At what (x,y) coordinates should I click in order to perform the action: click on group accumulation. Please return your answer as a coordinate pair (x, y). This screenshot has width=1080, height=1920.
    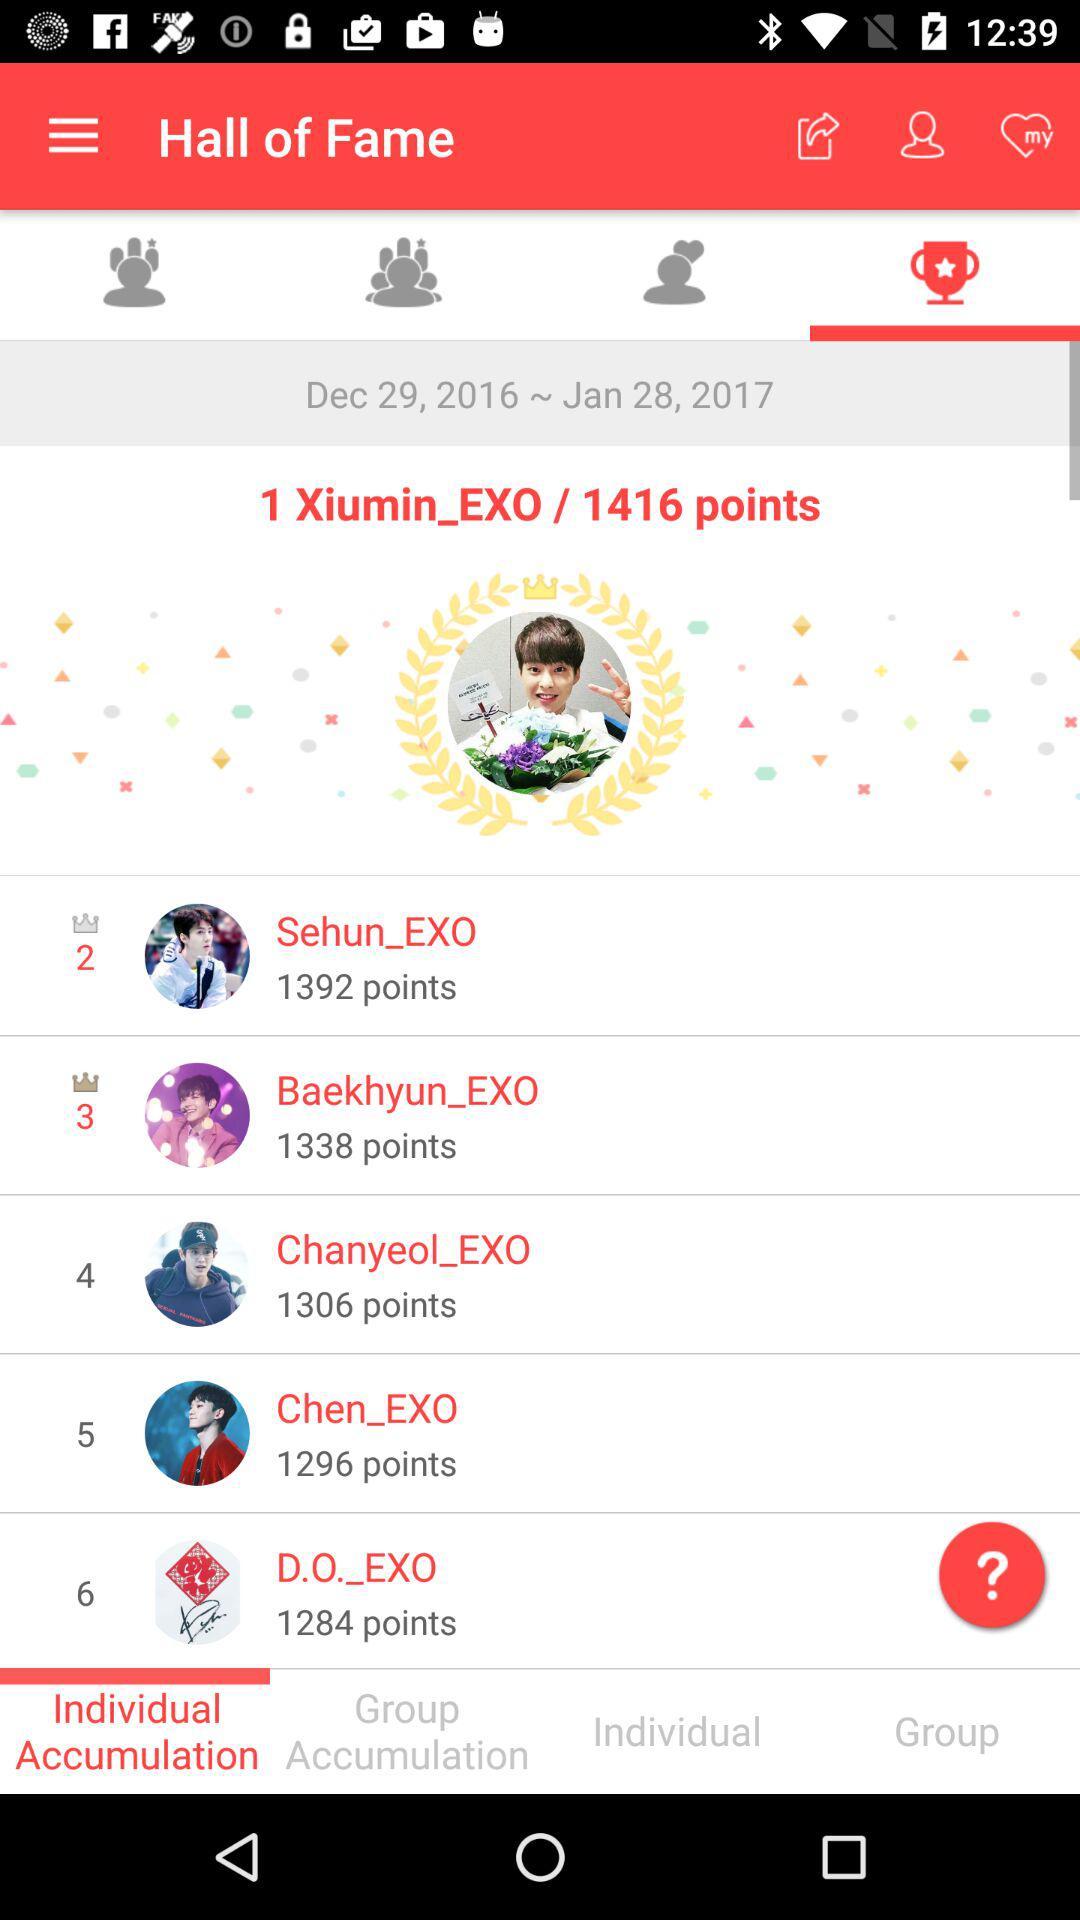
    Looking at the image, I should click on (135, 274).